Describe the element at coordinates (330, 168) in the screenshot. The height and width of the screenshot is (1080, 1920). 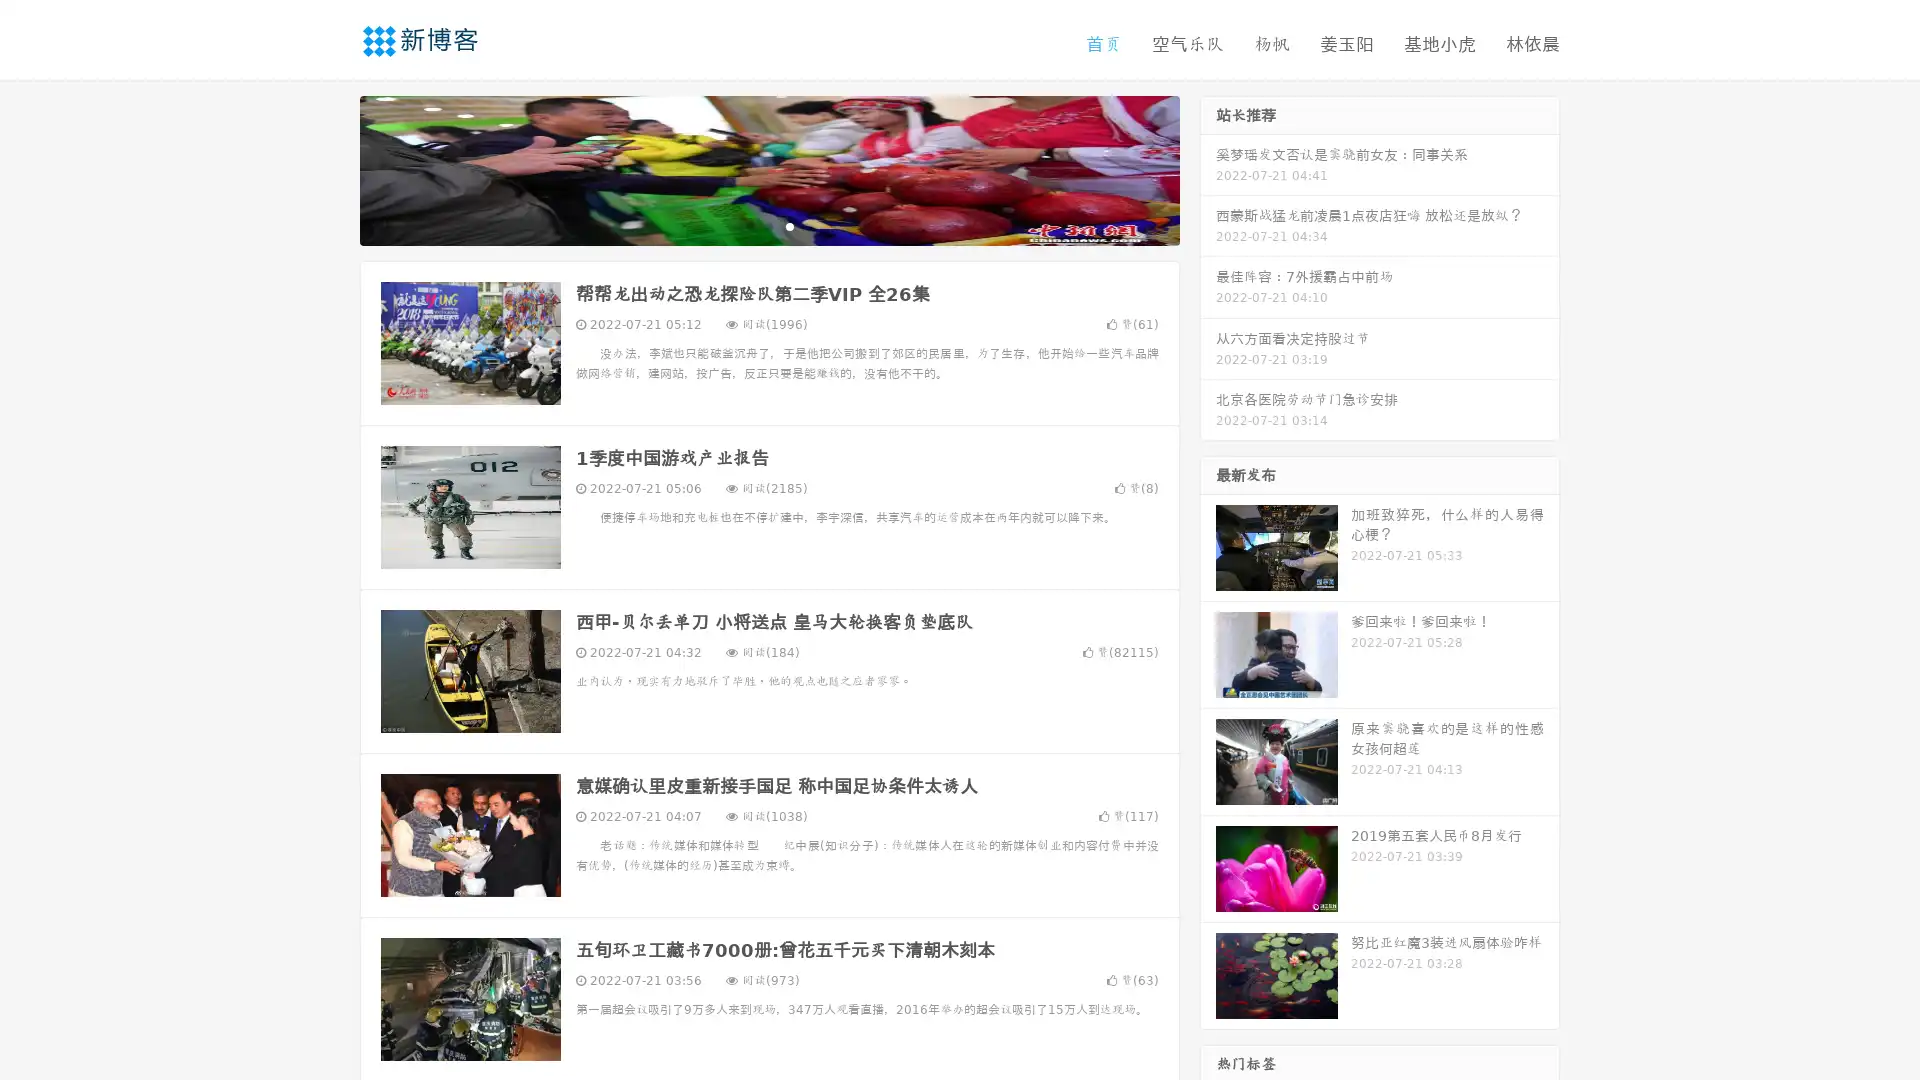
I see `Previous slide` at that location.